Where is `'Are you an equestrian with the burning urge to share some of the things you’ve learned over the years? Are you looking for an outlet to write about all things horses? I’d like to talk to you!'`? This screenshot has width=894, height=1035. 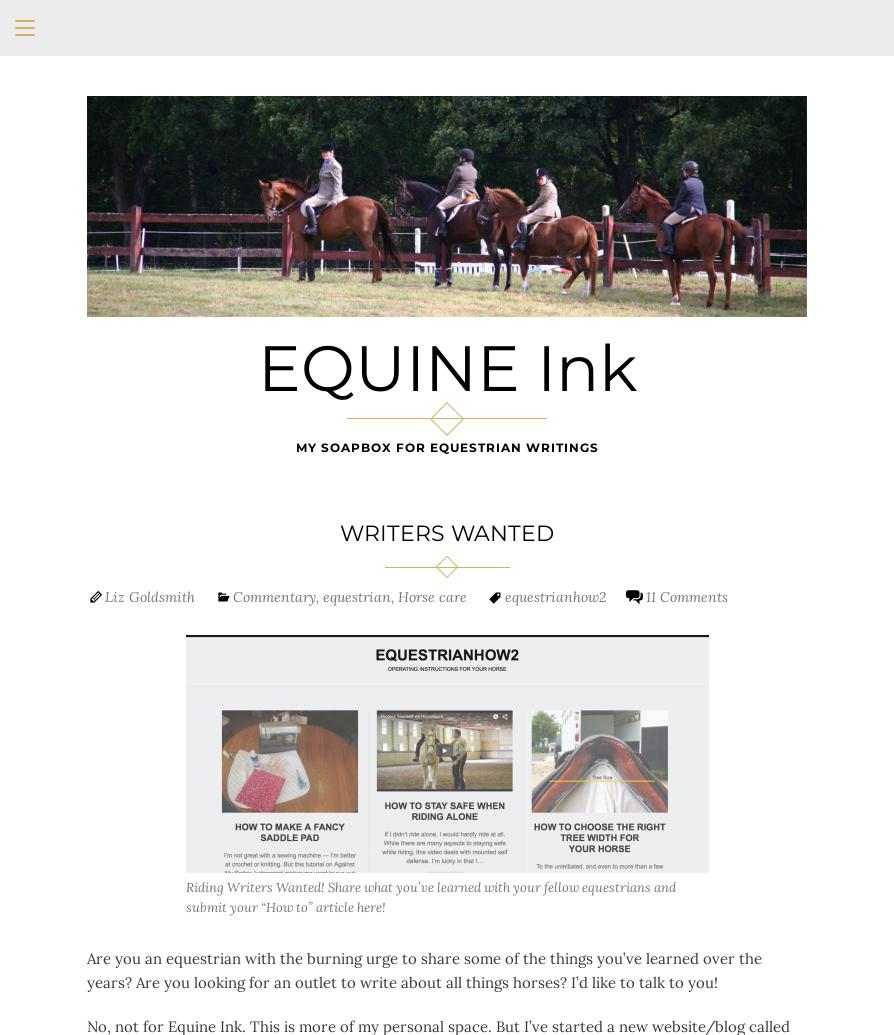 'Are you an equestrian with the burning urge to share some of the things you’ve learned over the years? Are you looking for an outlet to write about all things horses? I’d like to talk to you!' is located at coordinates (86, 969).